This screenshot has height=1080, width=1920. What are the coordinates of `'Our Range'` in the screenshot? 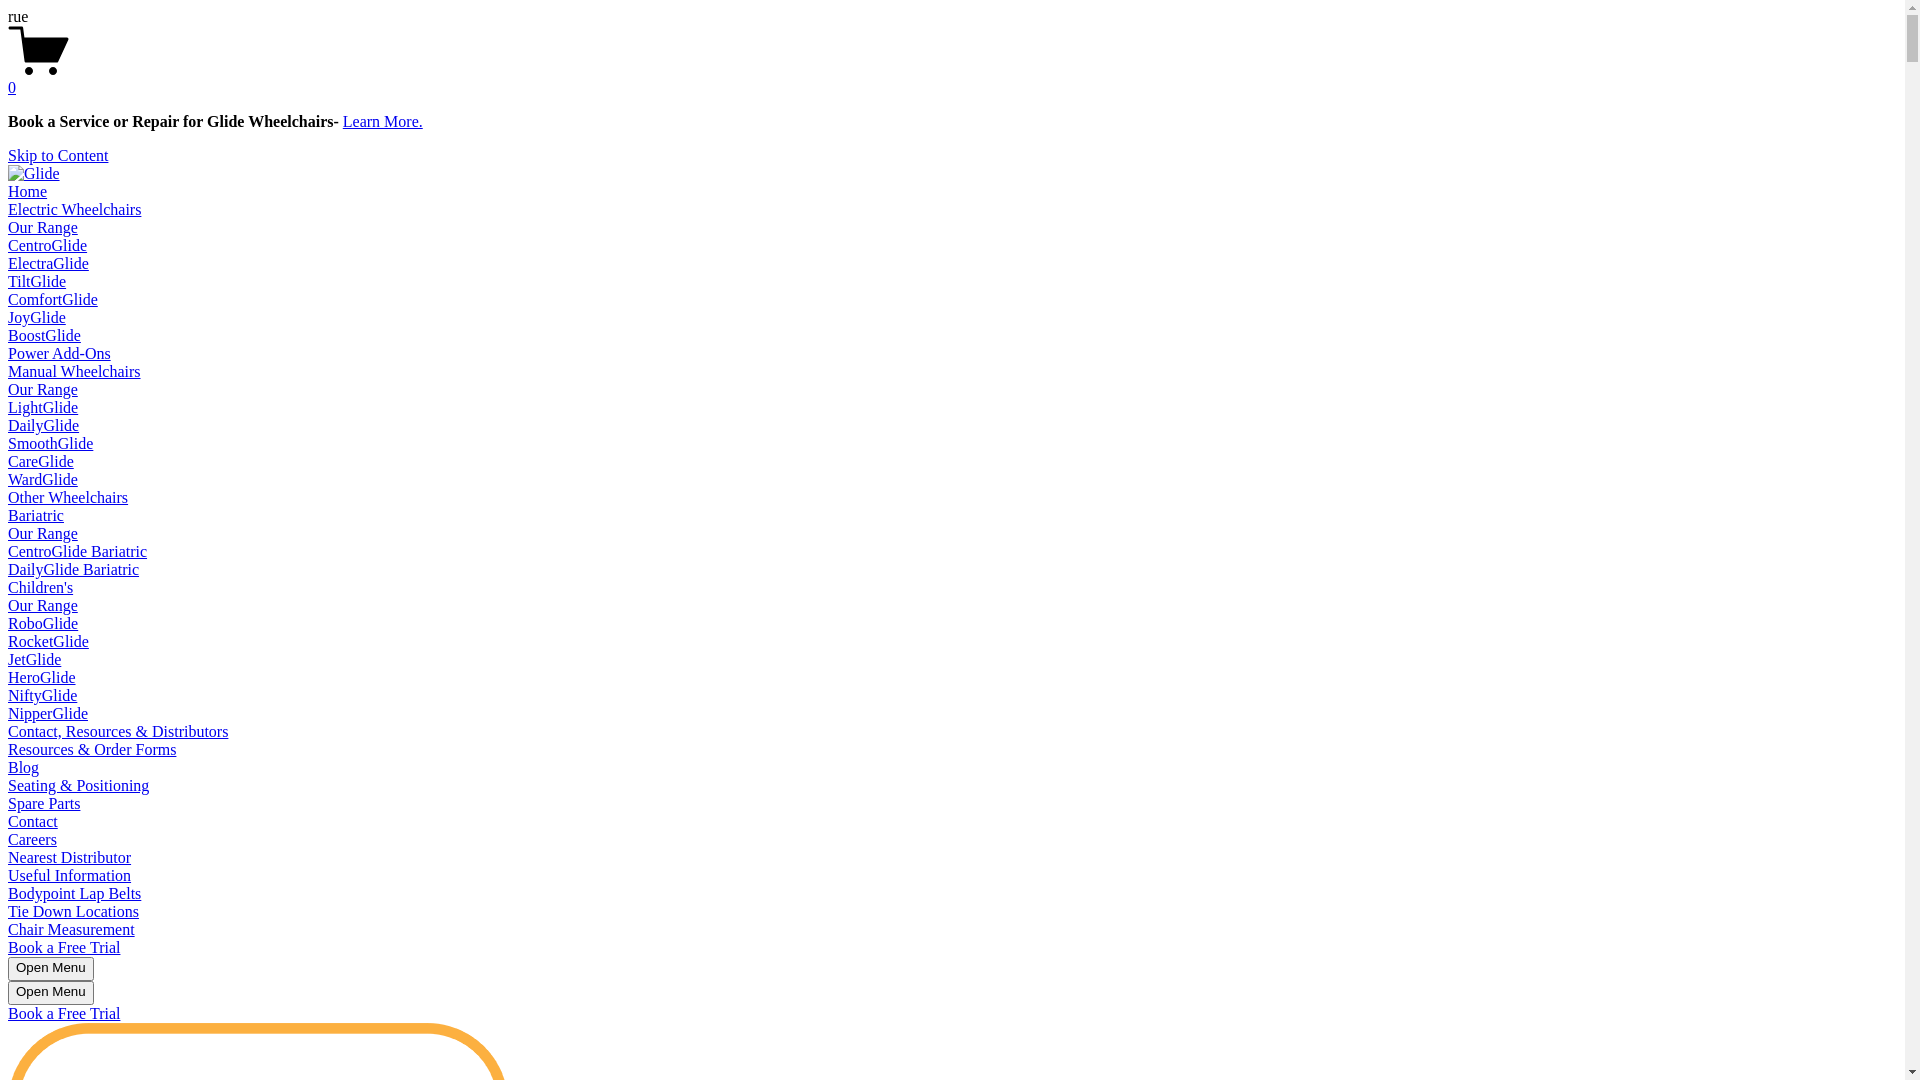 It's located at (43, 532).